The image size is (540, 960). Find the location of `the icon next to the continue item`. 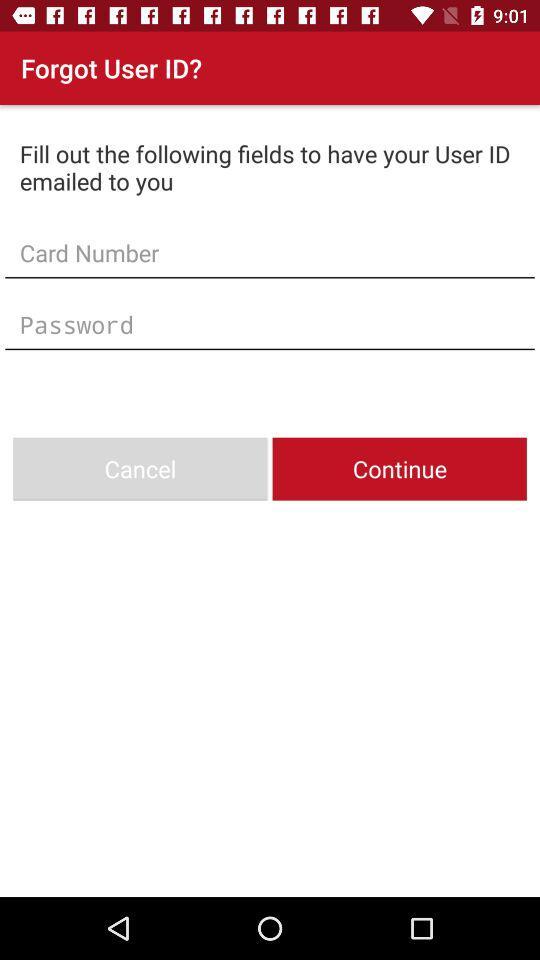

the icon next to the continue item is located at coordinates (139, 469).